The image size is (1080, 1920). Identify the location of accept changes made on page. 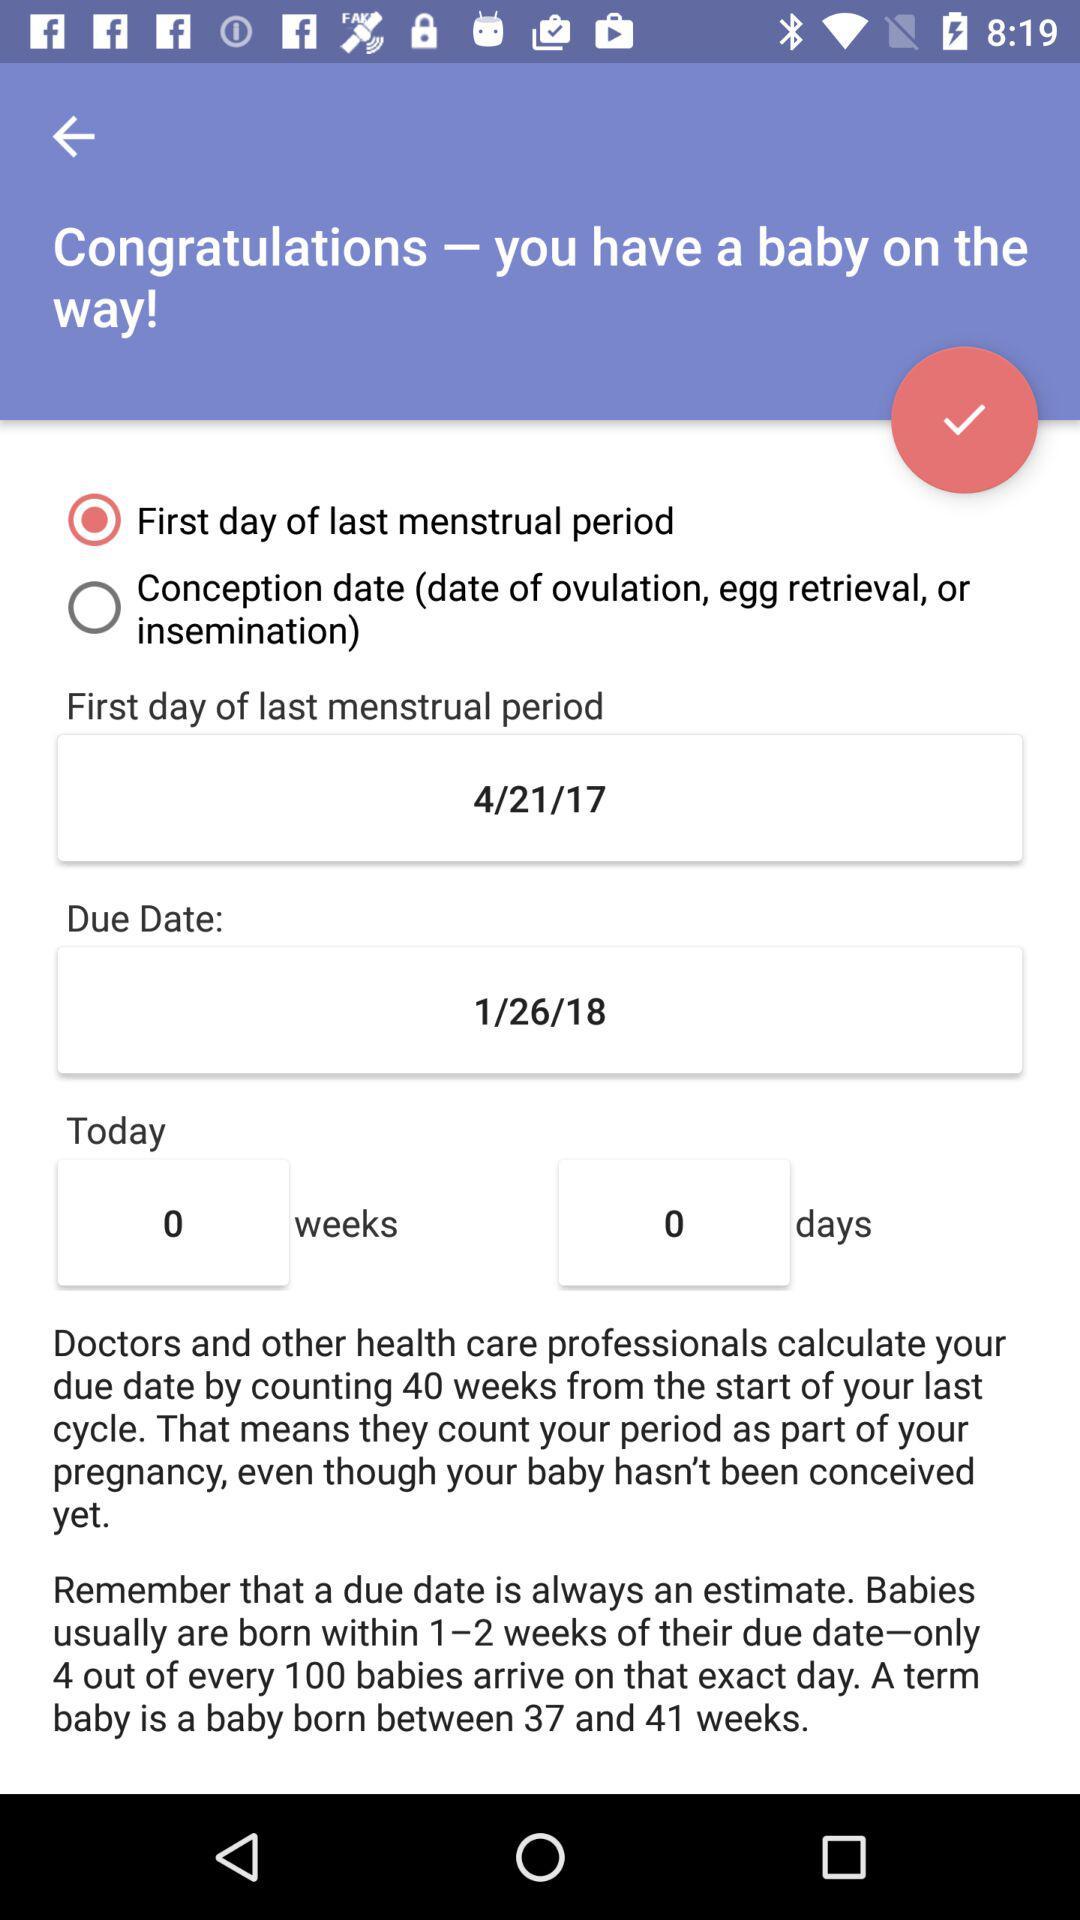
(963, 419).